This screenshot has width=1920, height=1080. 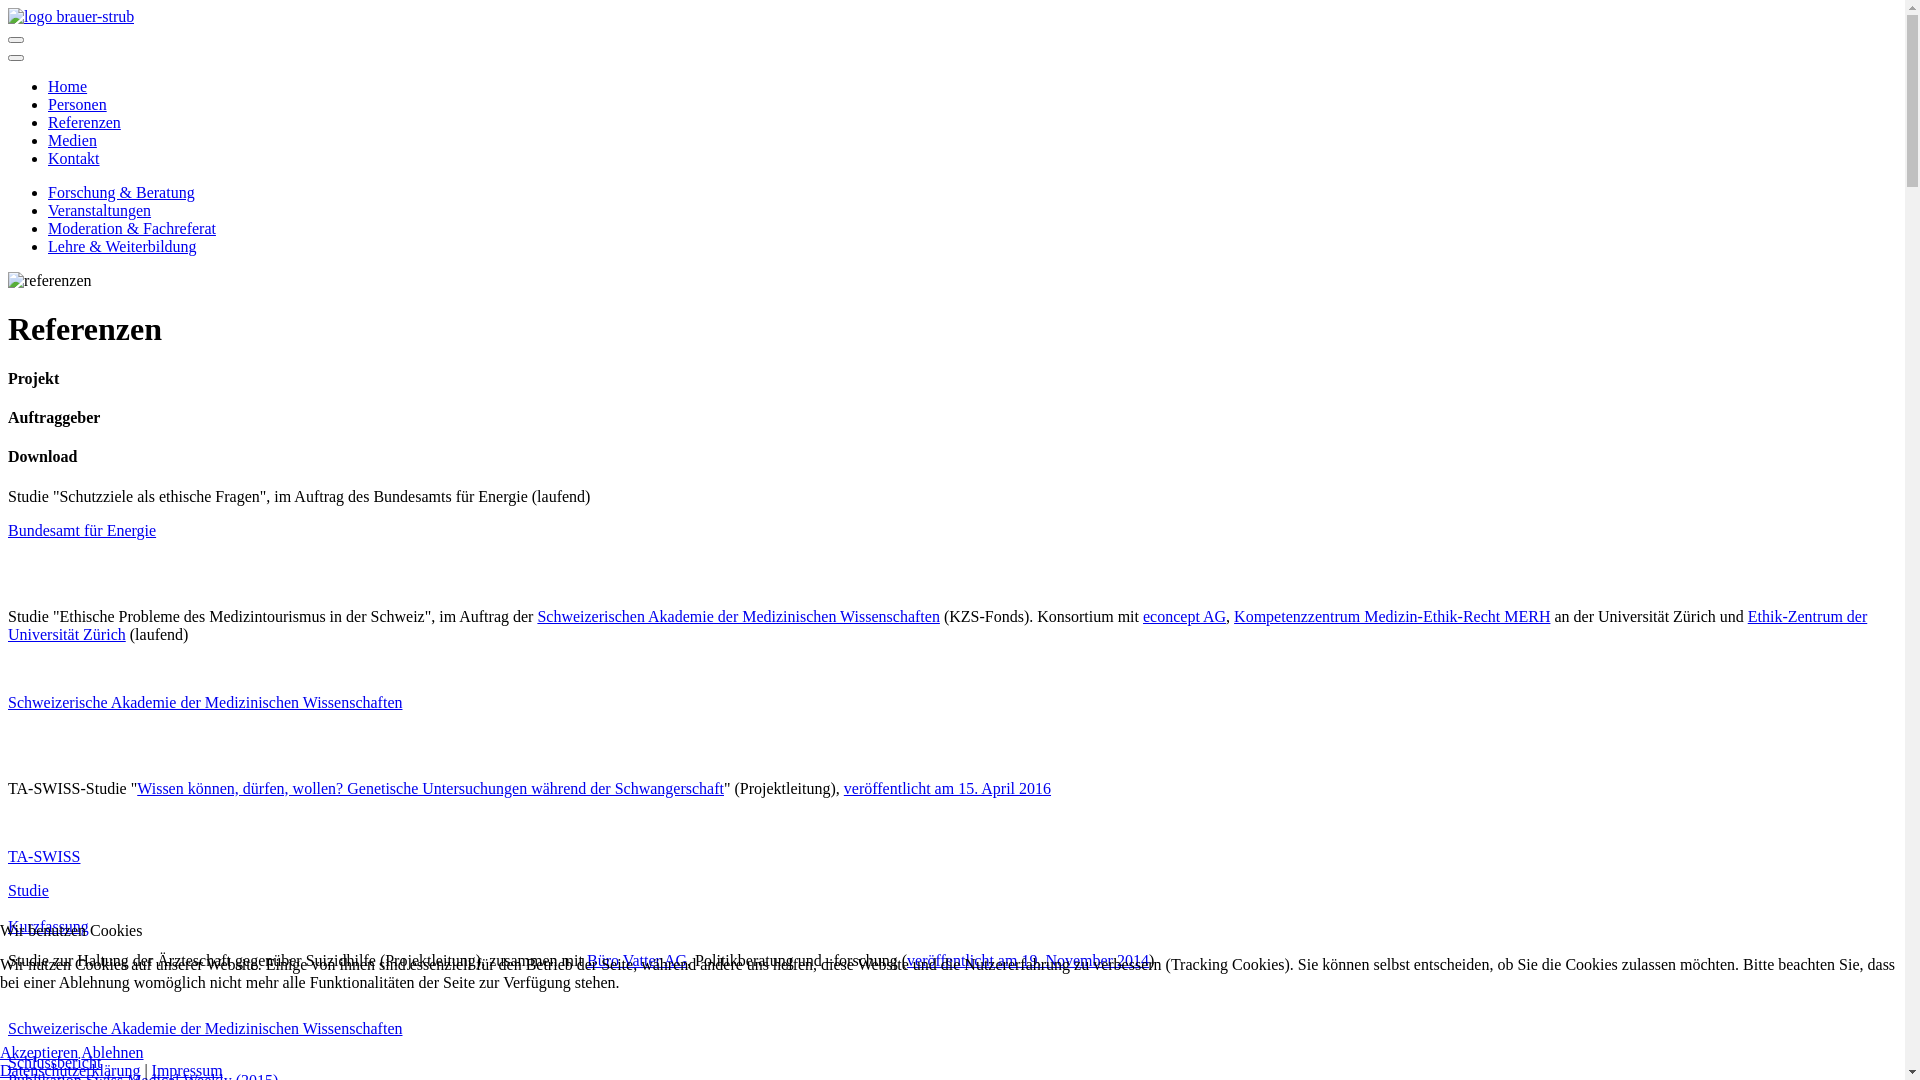 I want to click on 'Kompetenzzentrum Medizin-Ethik-Recht MERH', so click(x=1391, y=615).